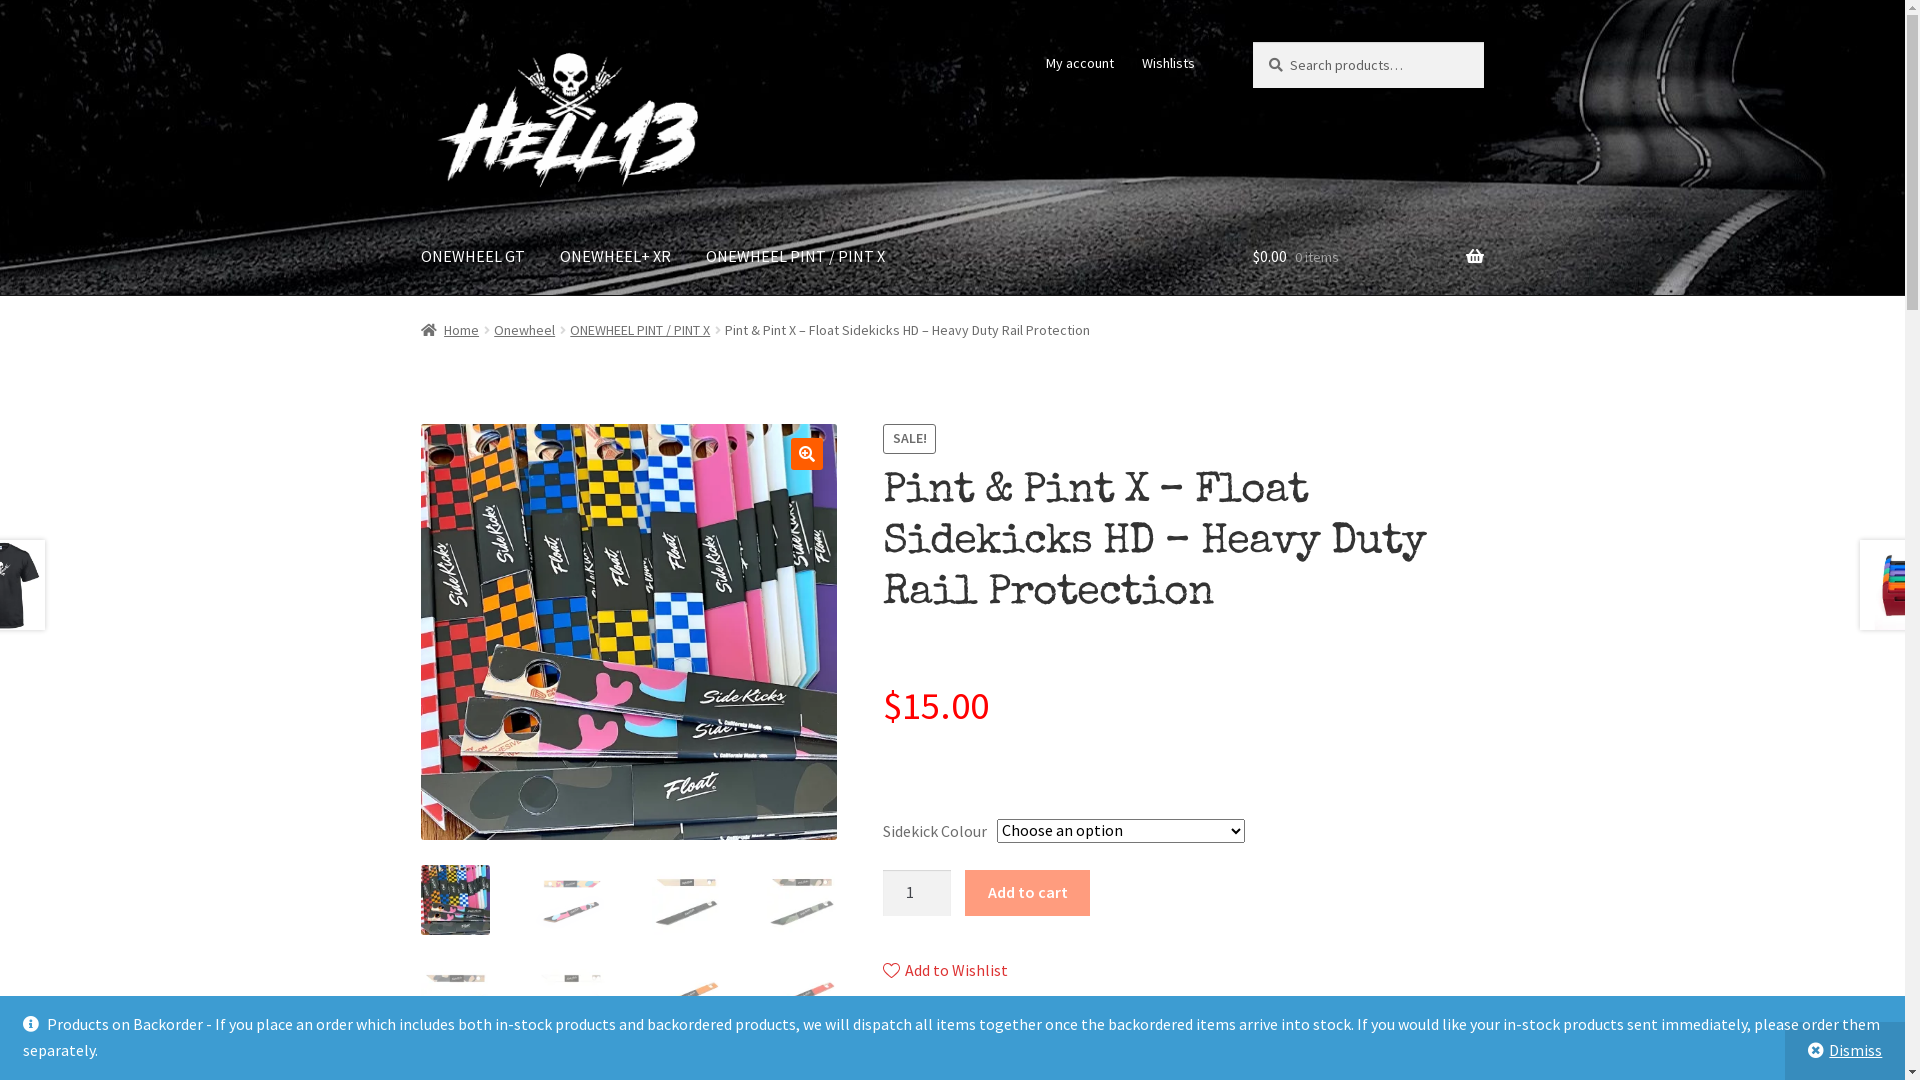 Image resolution: width=1920 pixels, height=1080 pixels. I want to click on 'Home', so click(449, 329).